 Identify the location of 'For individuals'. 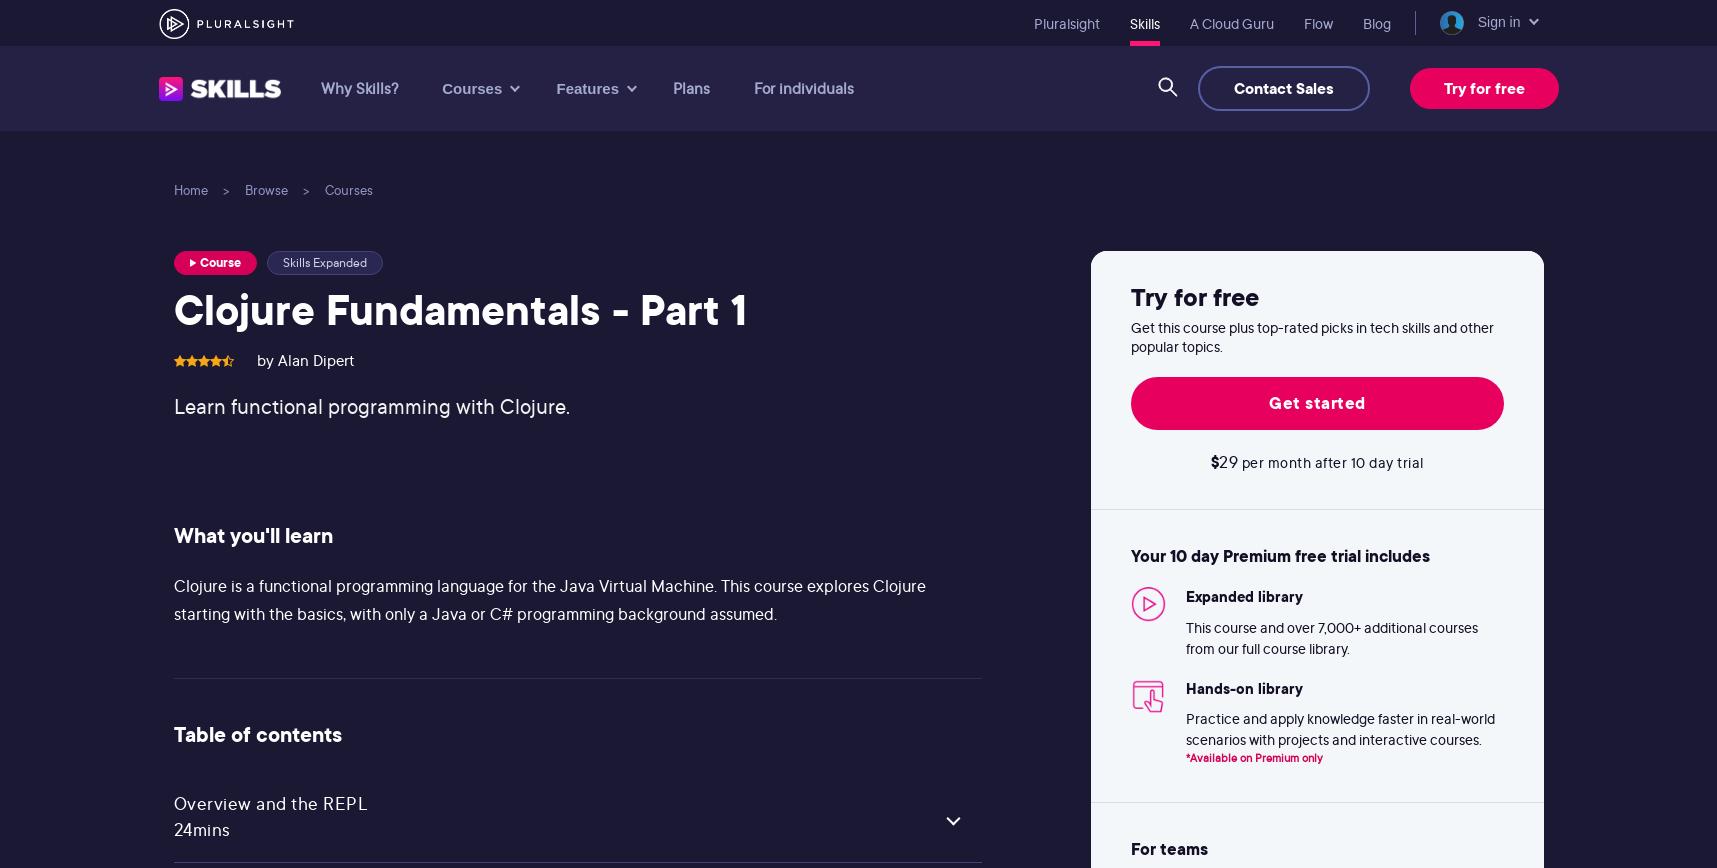
(804, 87).